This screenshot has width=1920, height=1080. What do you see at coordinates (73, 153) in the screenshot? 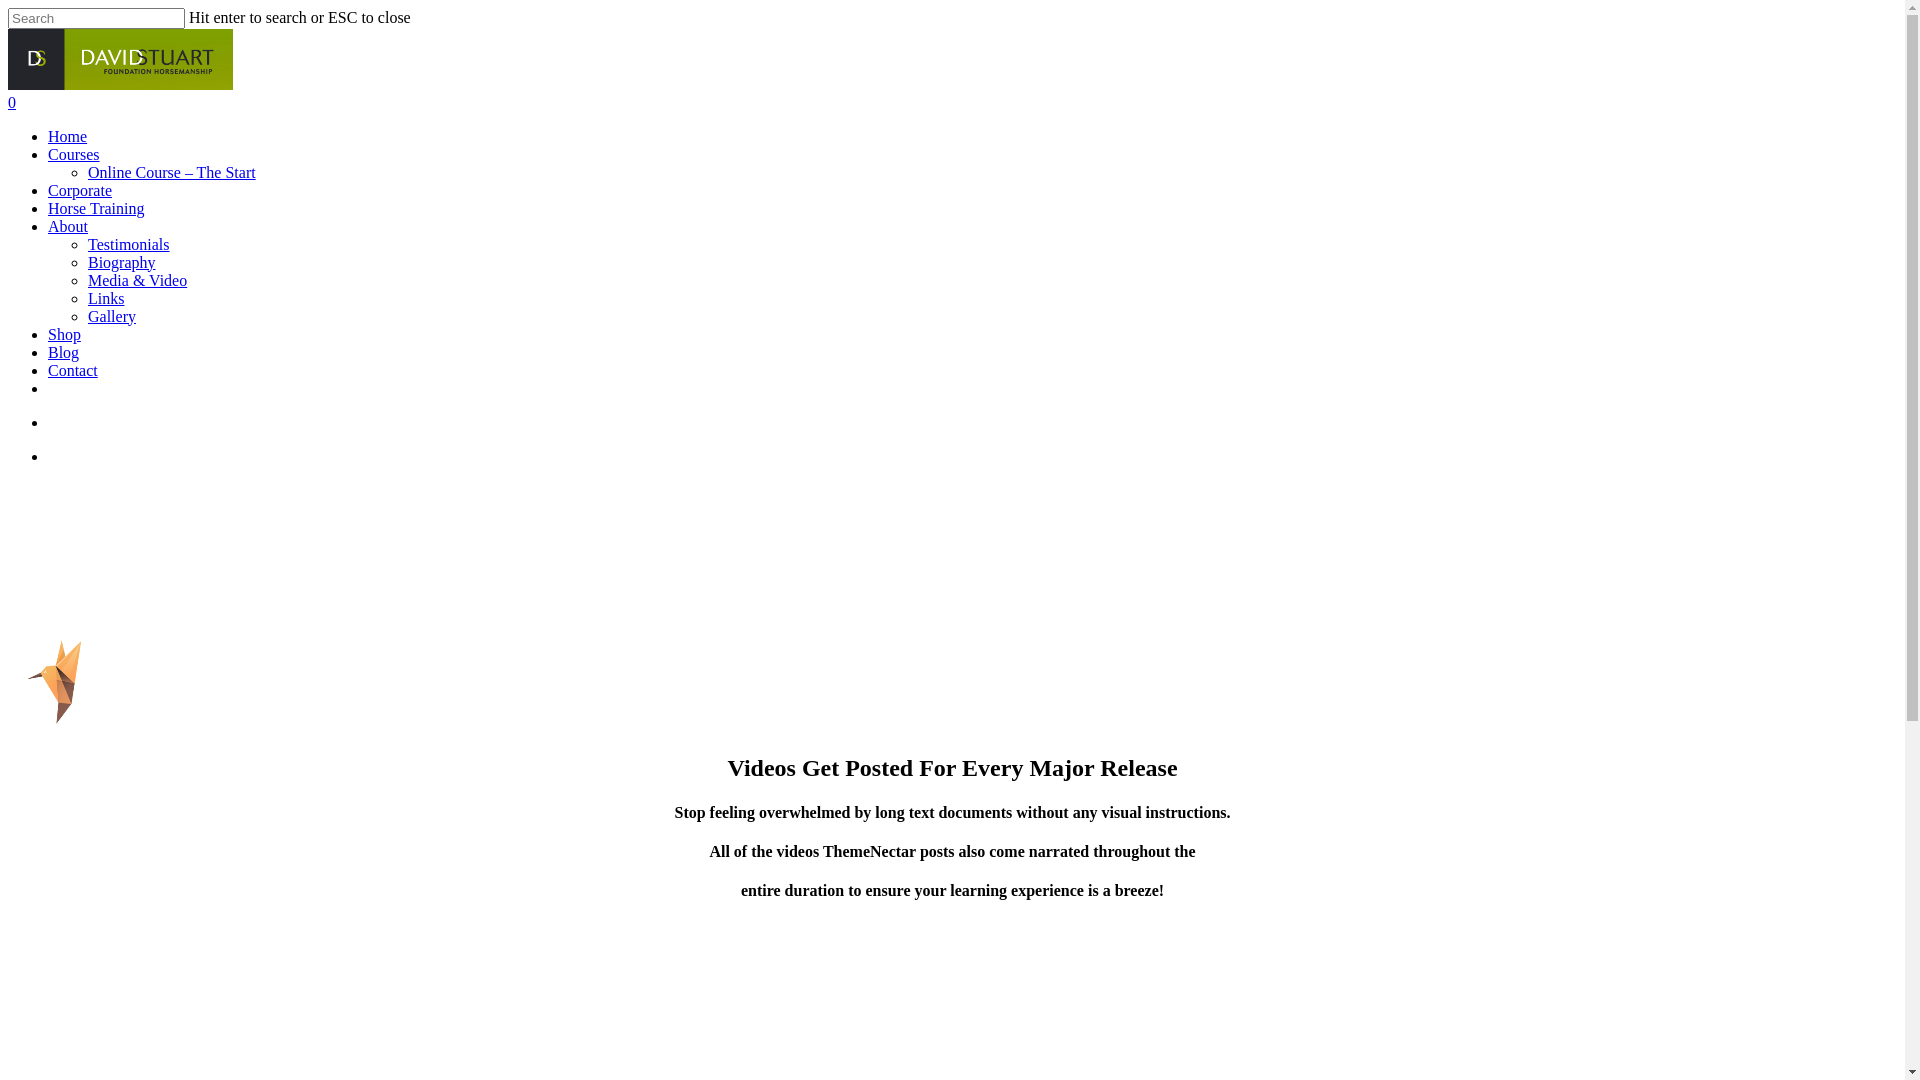
I see `'Courses'` at bounding box center [73, 153].